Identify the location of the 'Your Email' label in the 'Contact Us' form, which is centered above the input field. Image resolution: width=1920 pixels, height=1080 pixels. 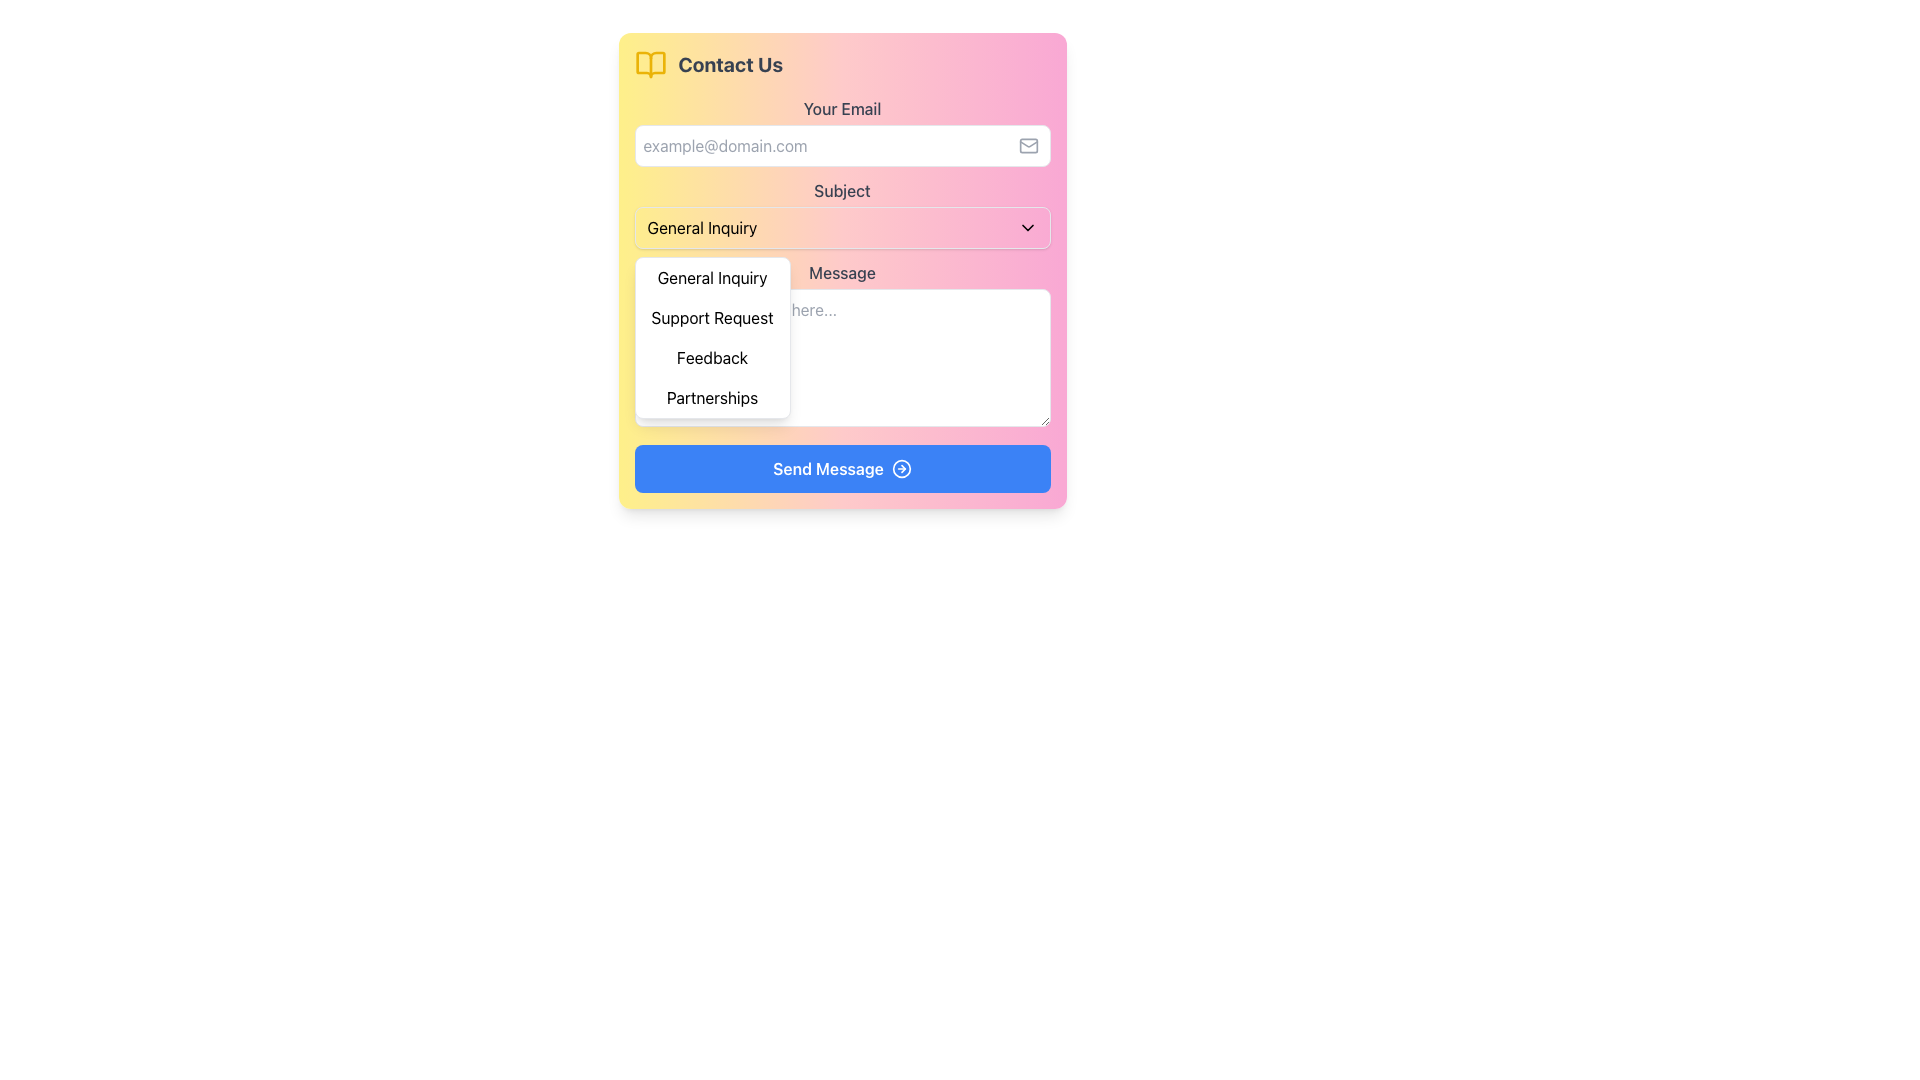
(842, 131).